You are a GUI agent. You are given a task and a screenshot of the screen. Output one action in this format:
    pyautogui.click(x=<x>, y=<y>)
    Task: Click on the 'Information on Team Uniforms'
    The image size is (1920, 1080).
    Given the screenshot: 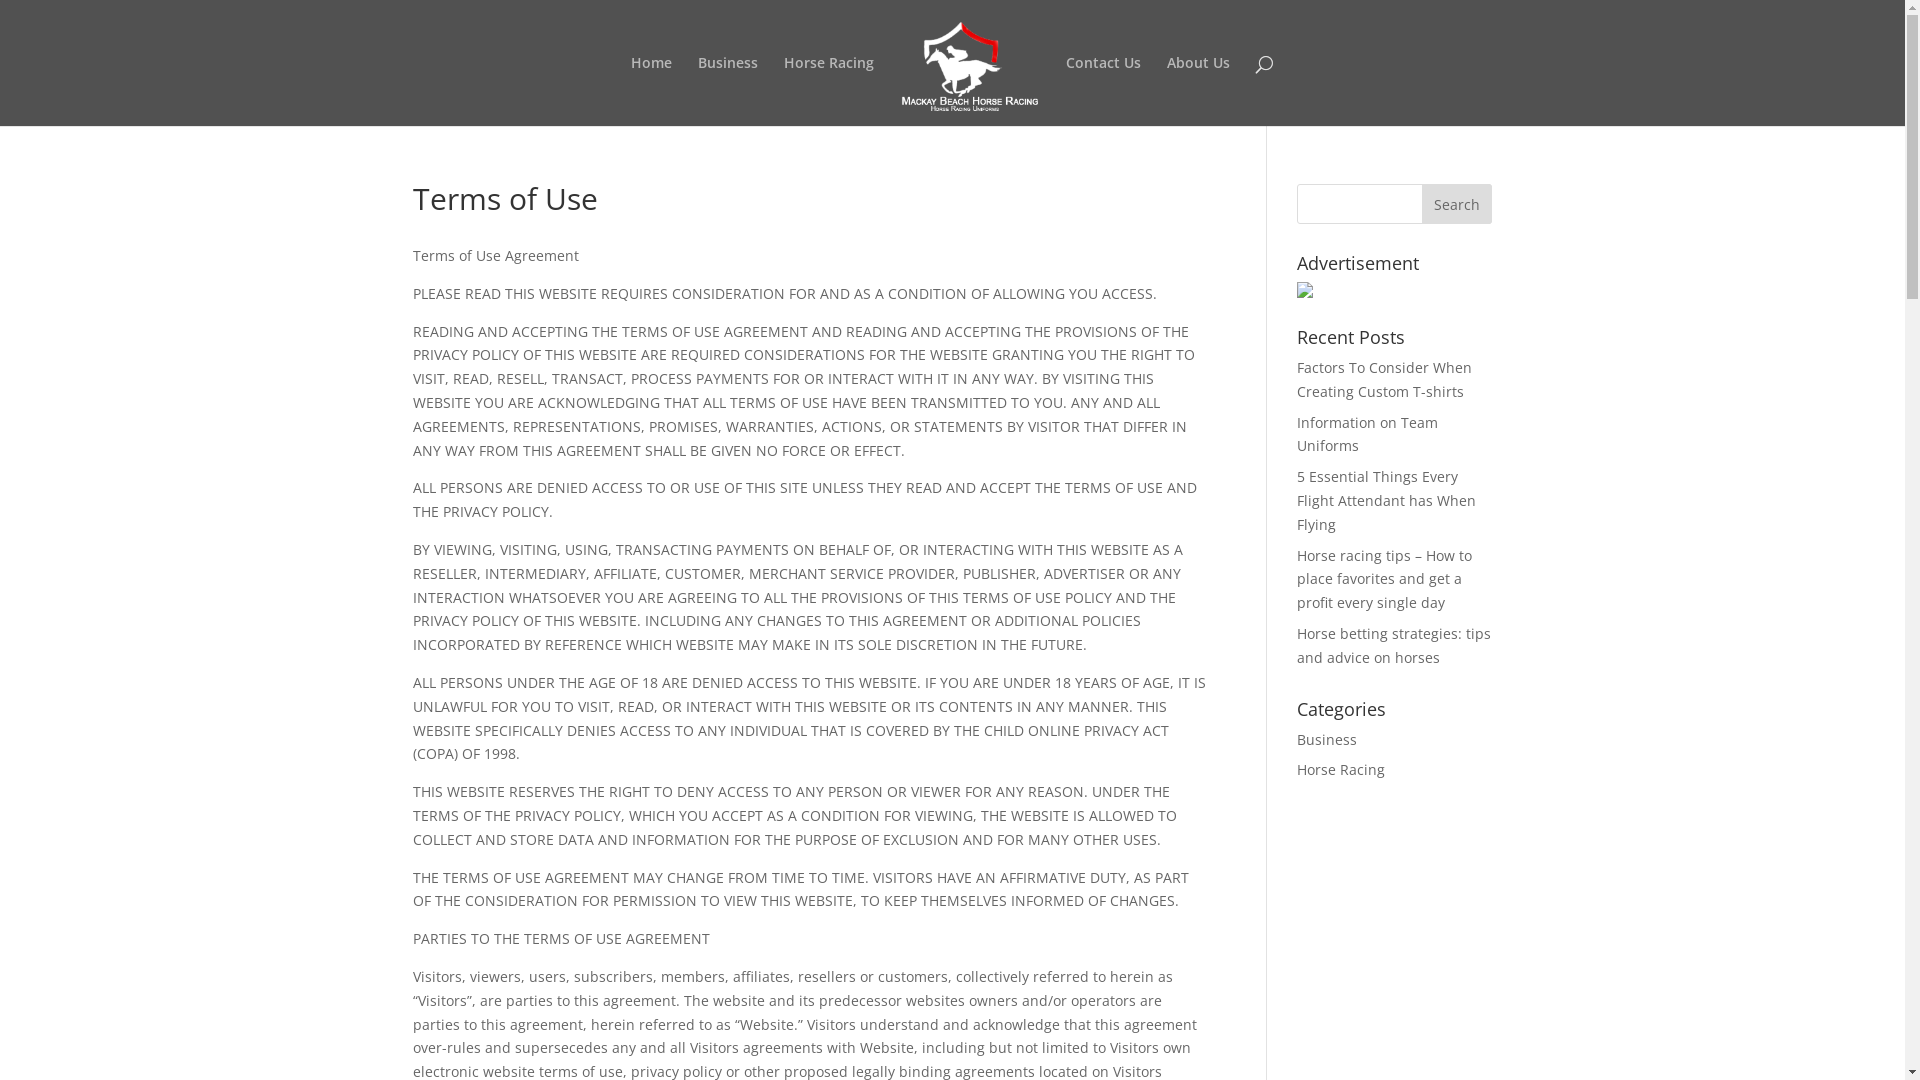 What is the action you would take?
    pyautogui.click(x=1366, y=433)
    